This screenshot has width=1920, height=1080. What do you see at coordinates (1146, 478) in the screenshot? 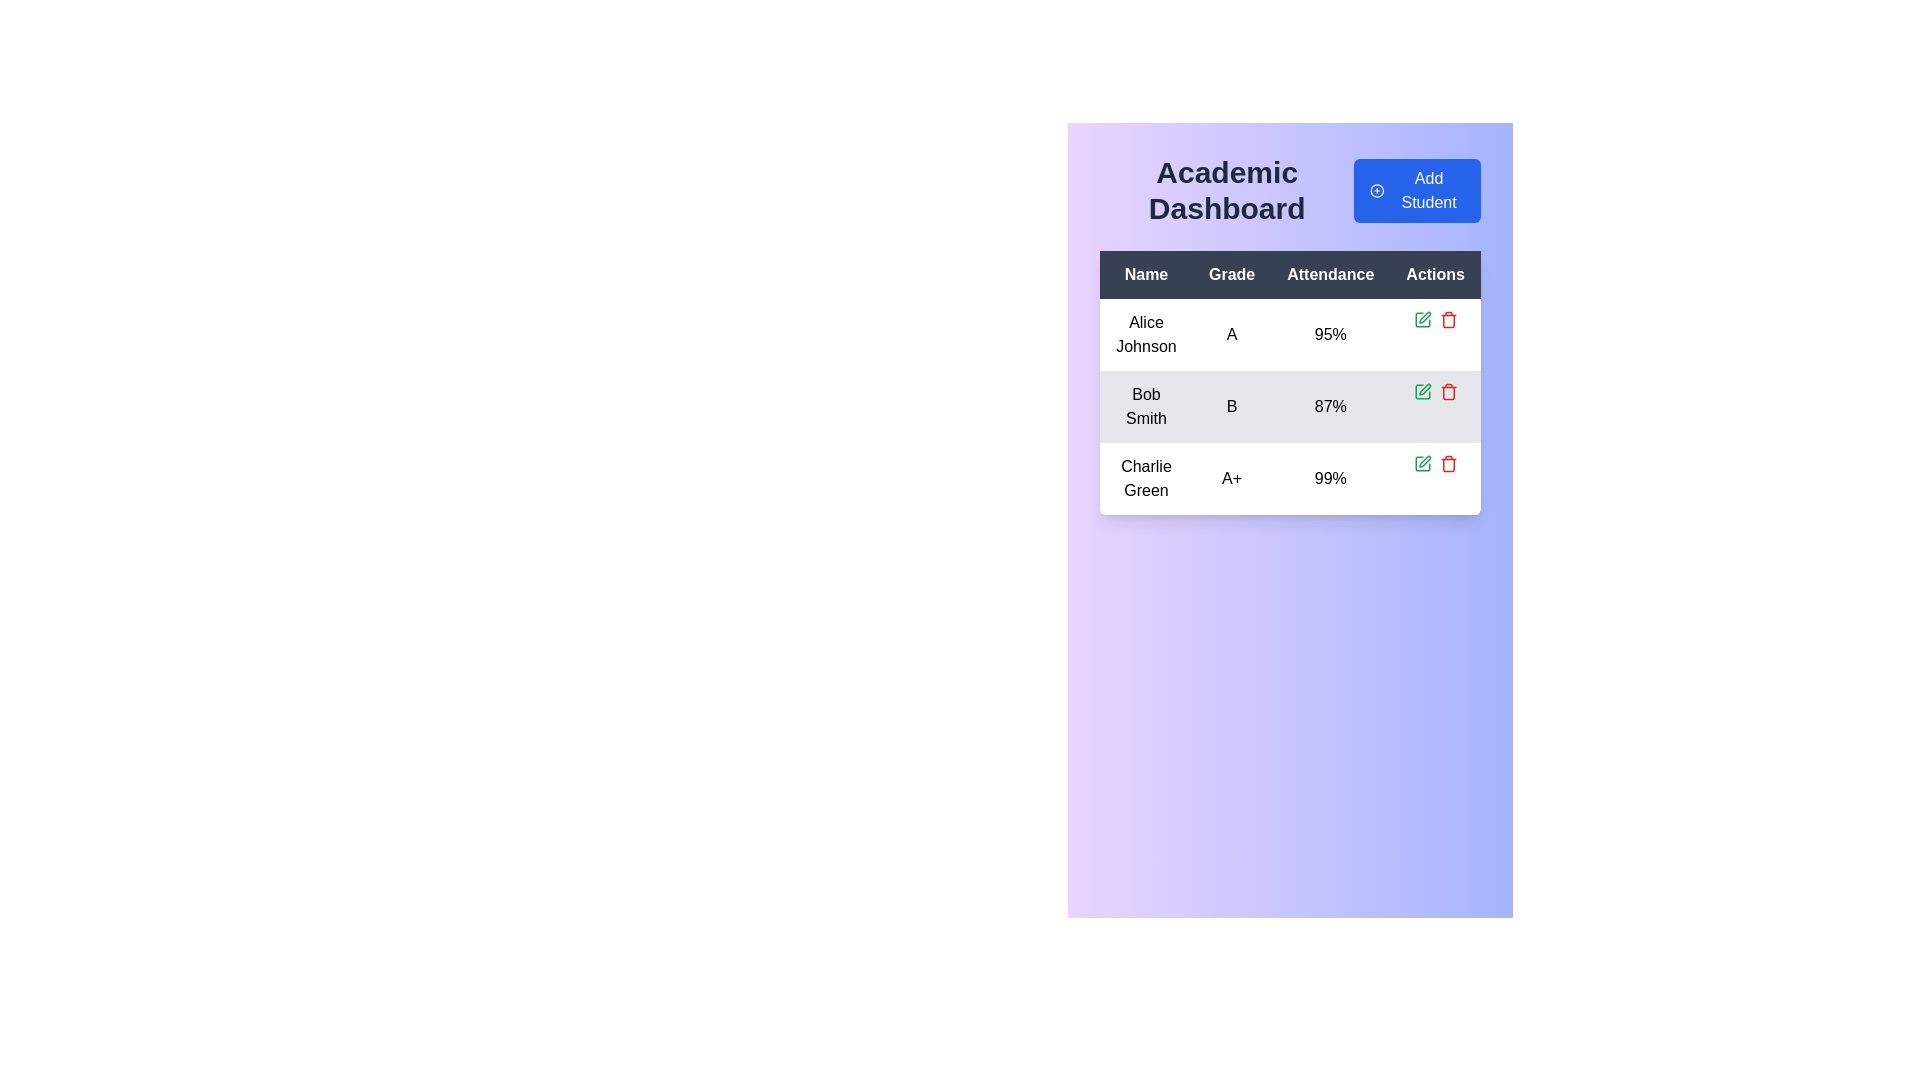
I see `the text label representing the name of the student located in the last row of the academic dashboard table under the 'Name' column` at bounding box center [1146, 478].